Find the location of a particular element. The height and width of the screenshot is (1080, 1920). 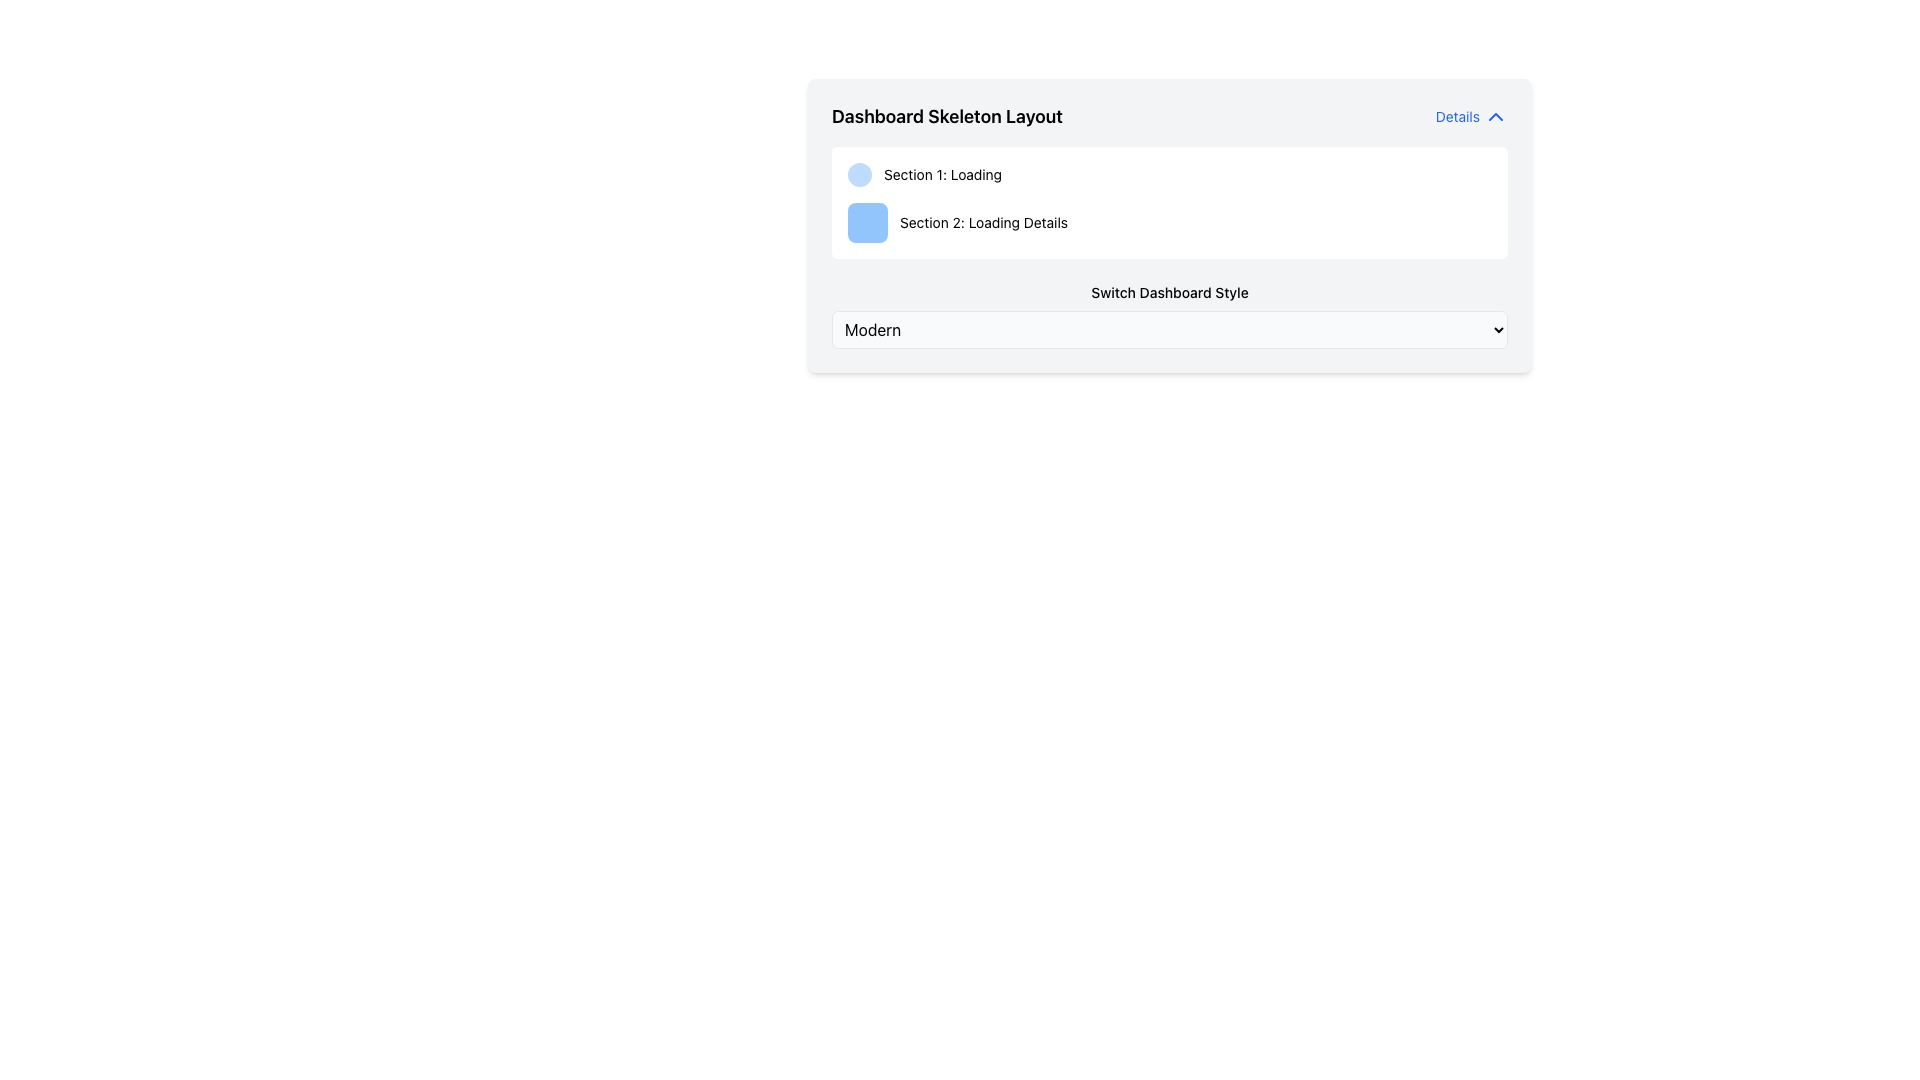

the text label displaying 'Switch Dashboard Style' located below 'Section 1: Loading' and 'Section 2: Loading Details' on the left side of the dashboard is located at coordinates (1170, 293).